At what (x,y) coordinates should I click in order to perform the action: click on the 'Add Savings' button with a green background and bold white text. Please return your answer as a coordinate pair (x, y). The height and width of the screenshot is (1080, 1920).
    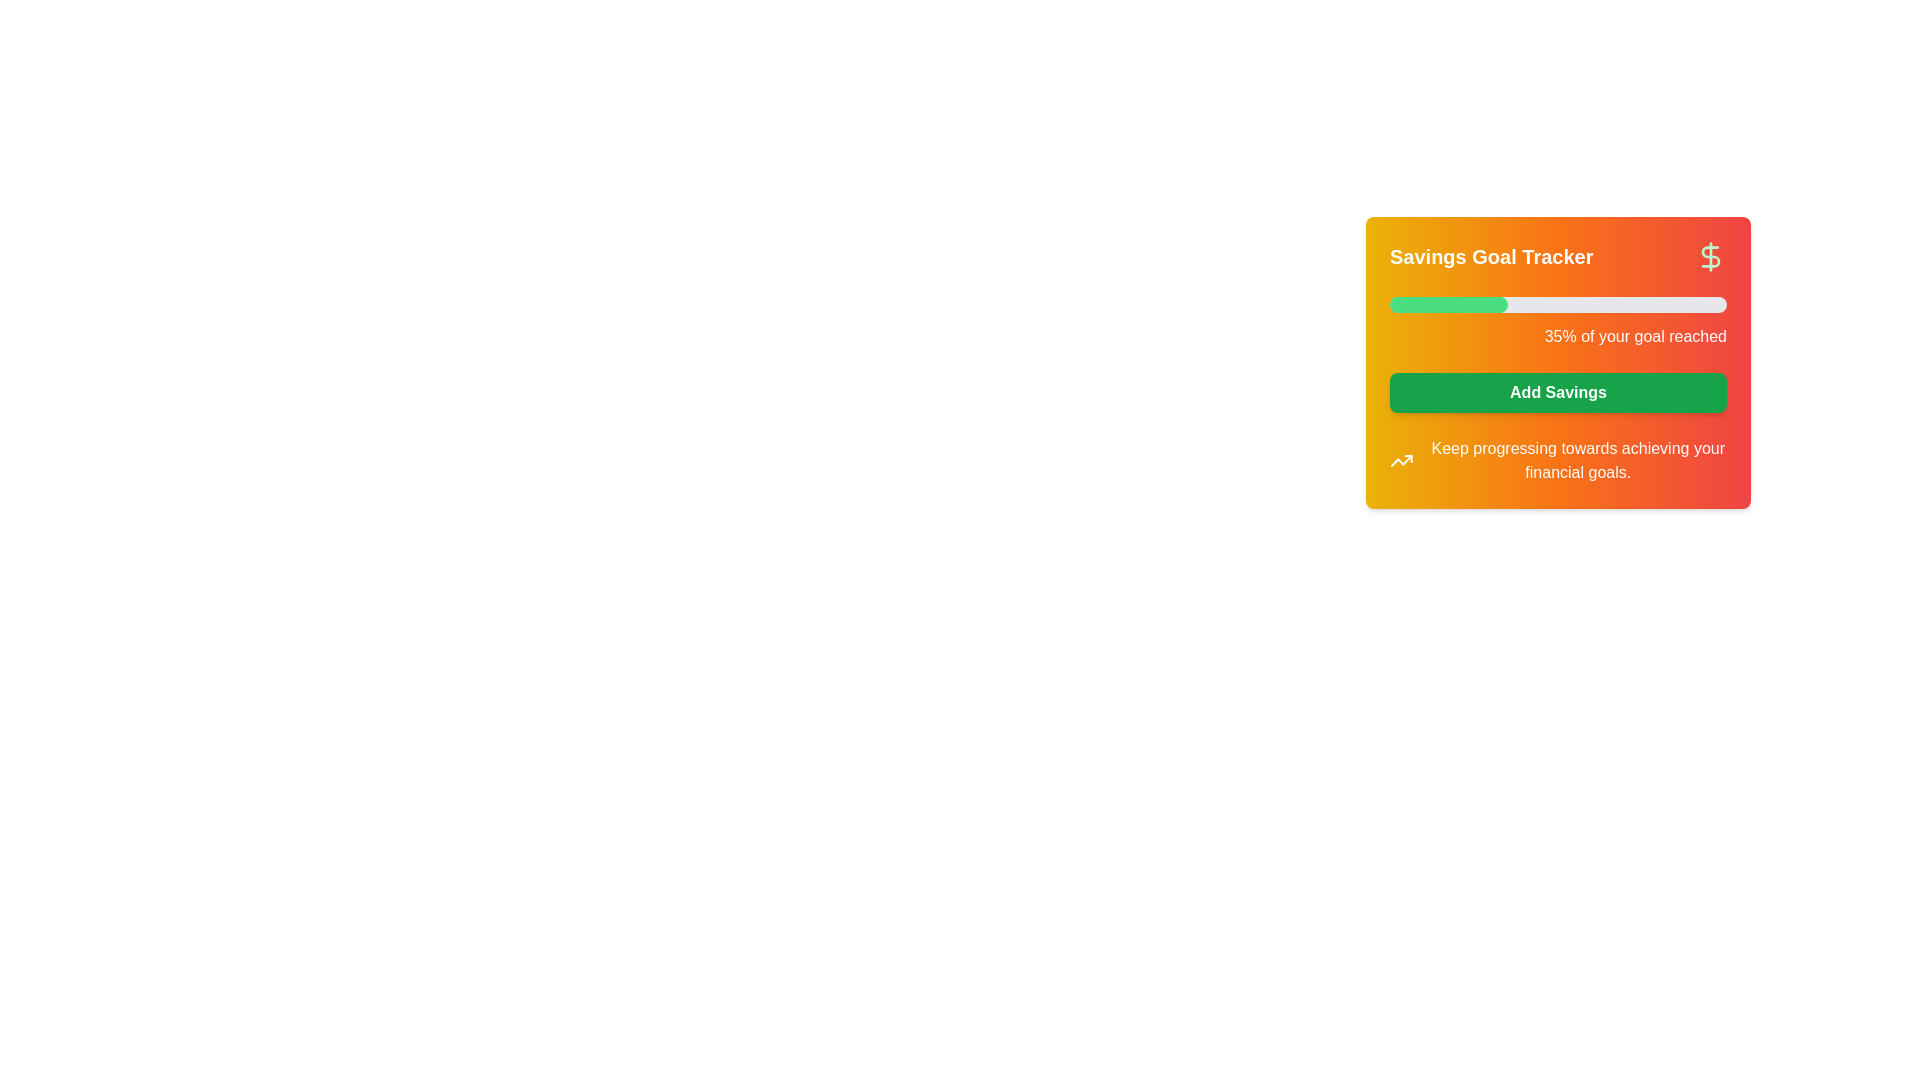
    Looking at the image, I should click on (1557, 393).